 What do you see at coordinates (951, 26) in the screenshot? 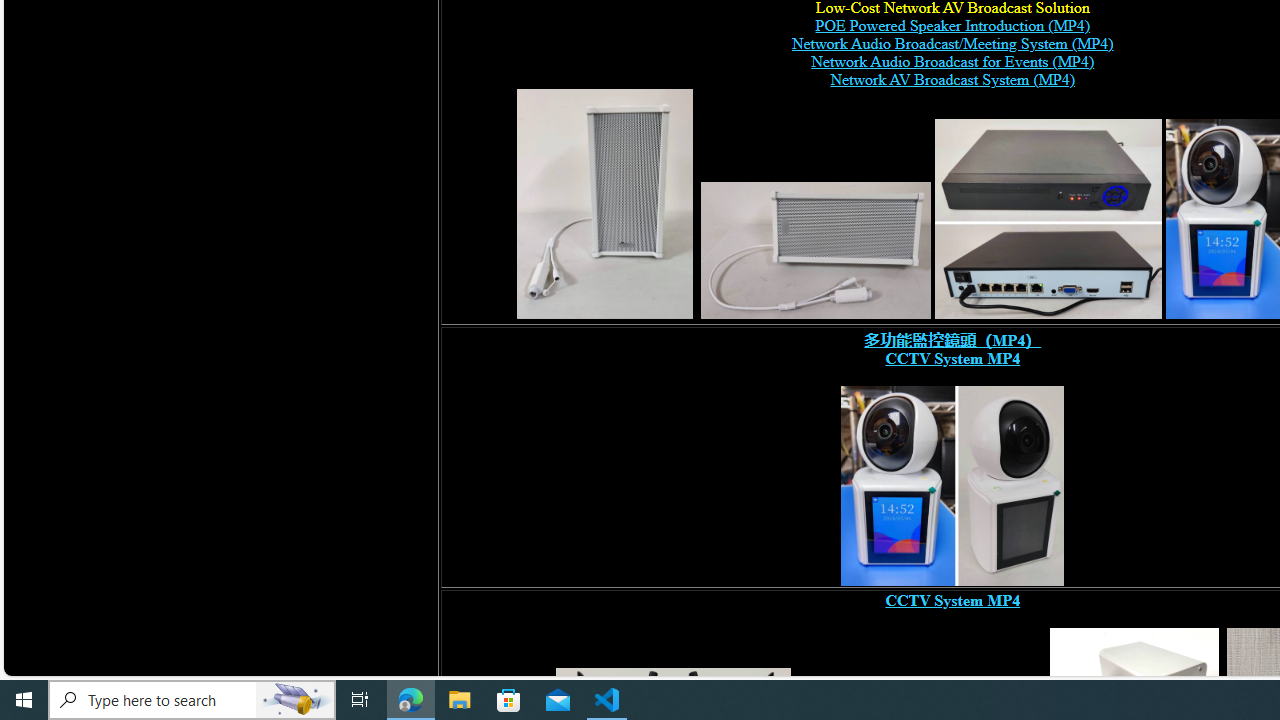
I see `'POE Powered Speaker Introduction (MP4)'` at bounding box center [951, 26].